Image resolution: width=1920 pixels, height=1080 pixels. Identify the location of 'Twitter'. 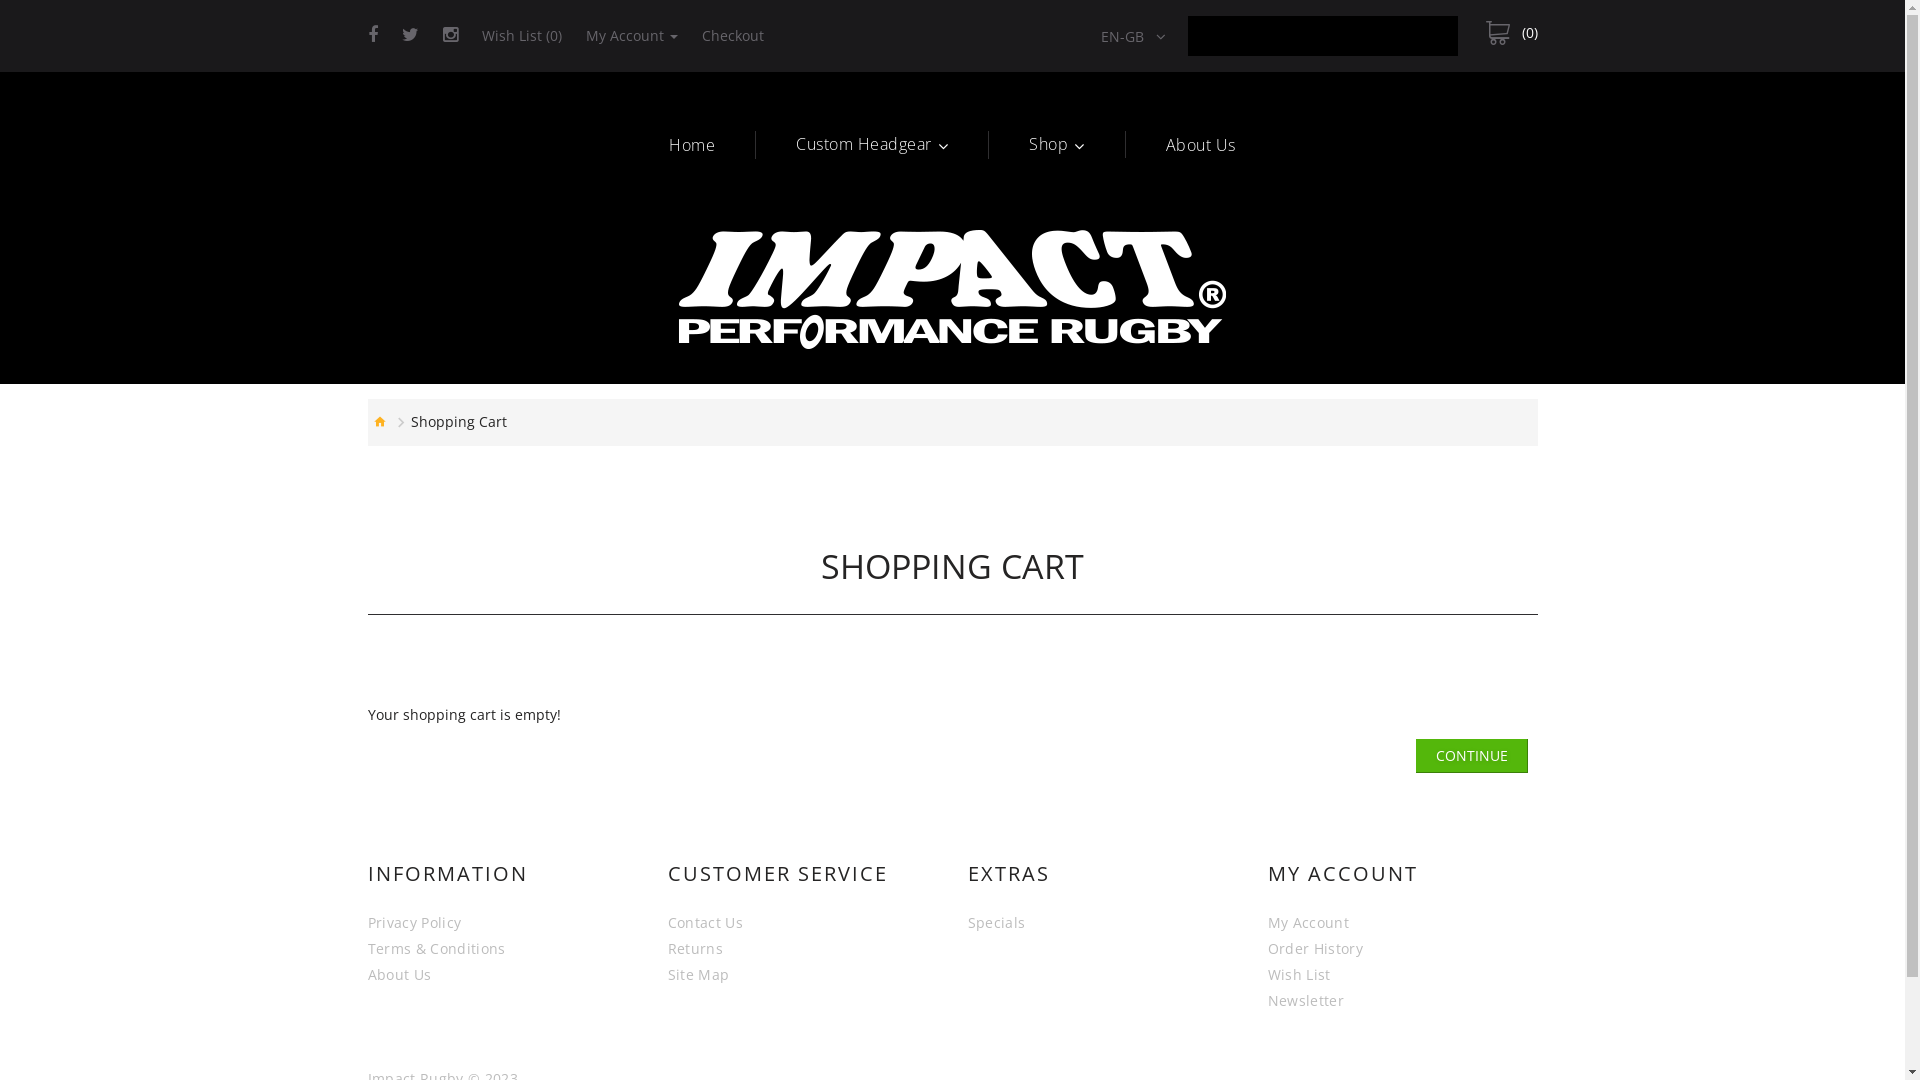
(409, 35).